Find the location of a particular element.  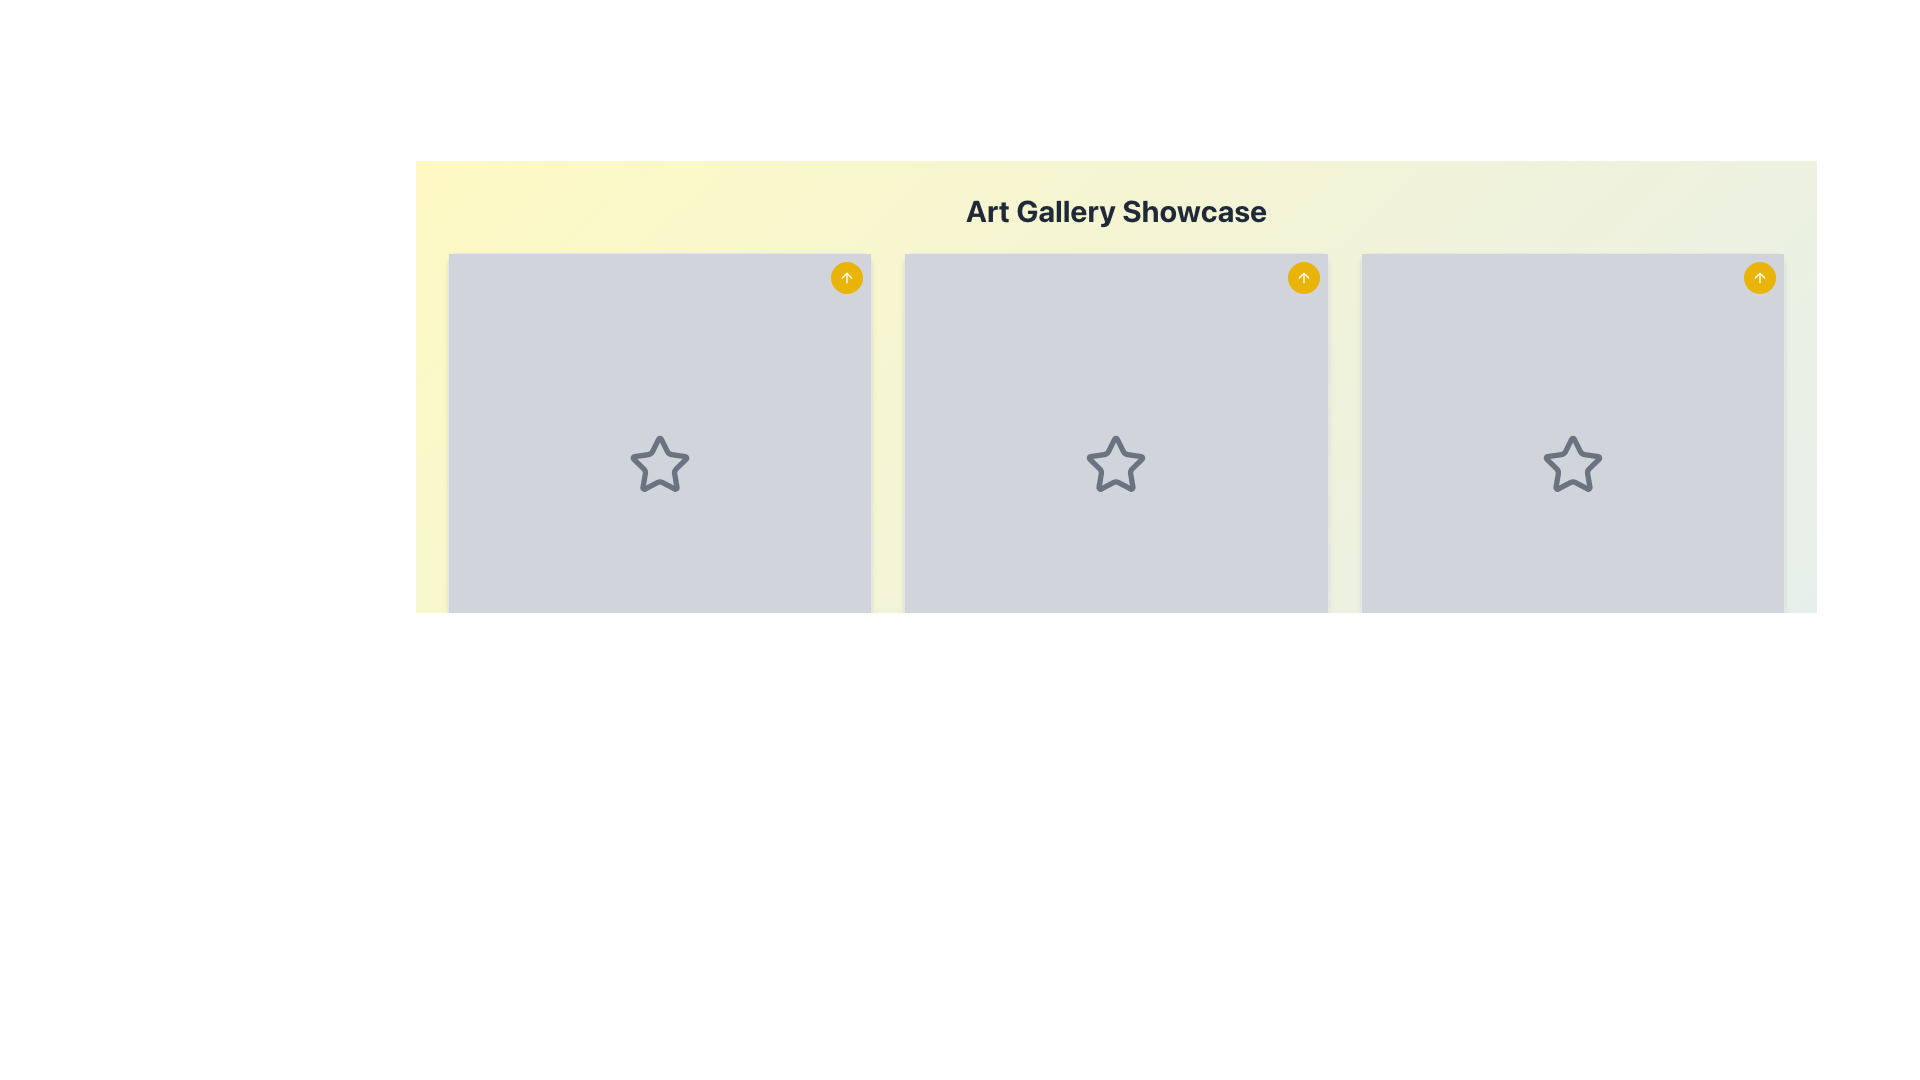

the text header element located at the top of the interface, which serves as the title for the art gallery showcase is located at coordinates (1115, 211).